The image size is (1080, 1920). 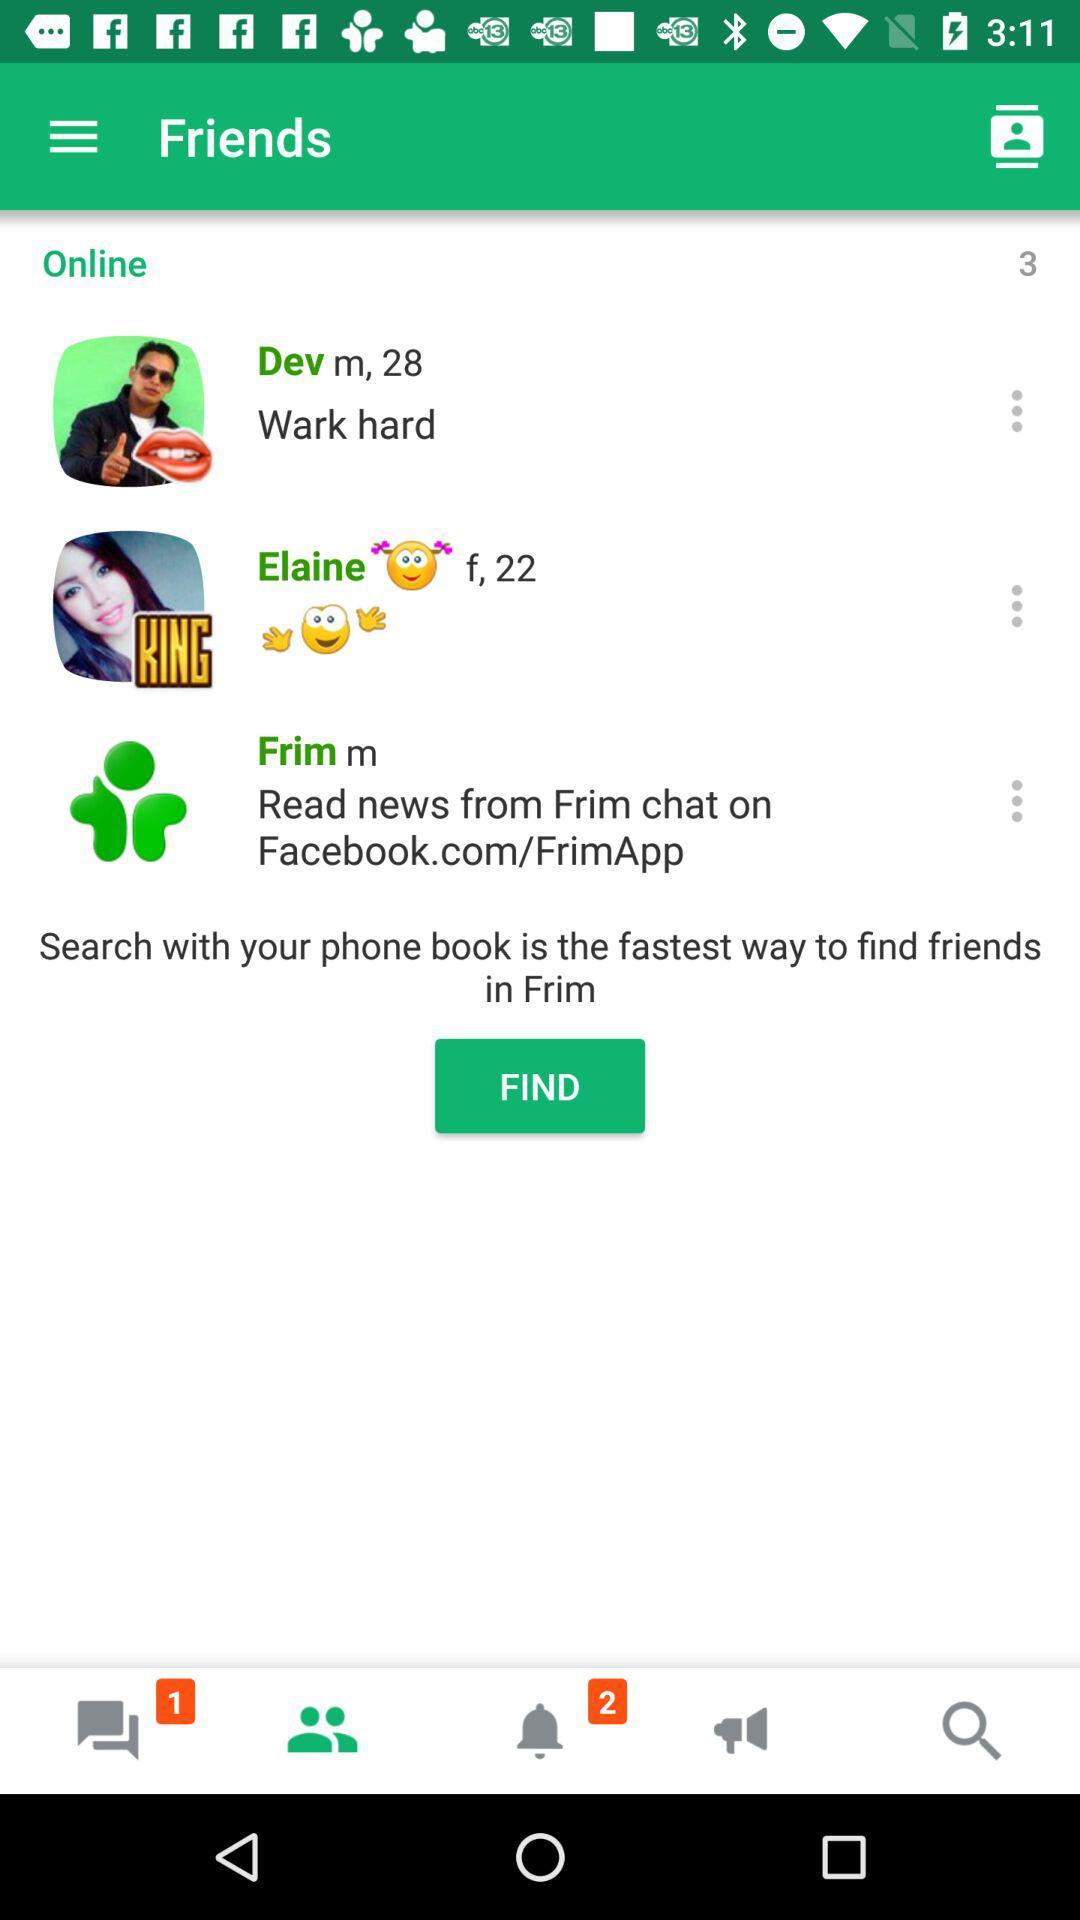 What do you see at coordinates (1017, 801) in the screenshot?
I see `click more information` at bounding box center [1017, 801].